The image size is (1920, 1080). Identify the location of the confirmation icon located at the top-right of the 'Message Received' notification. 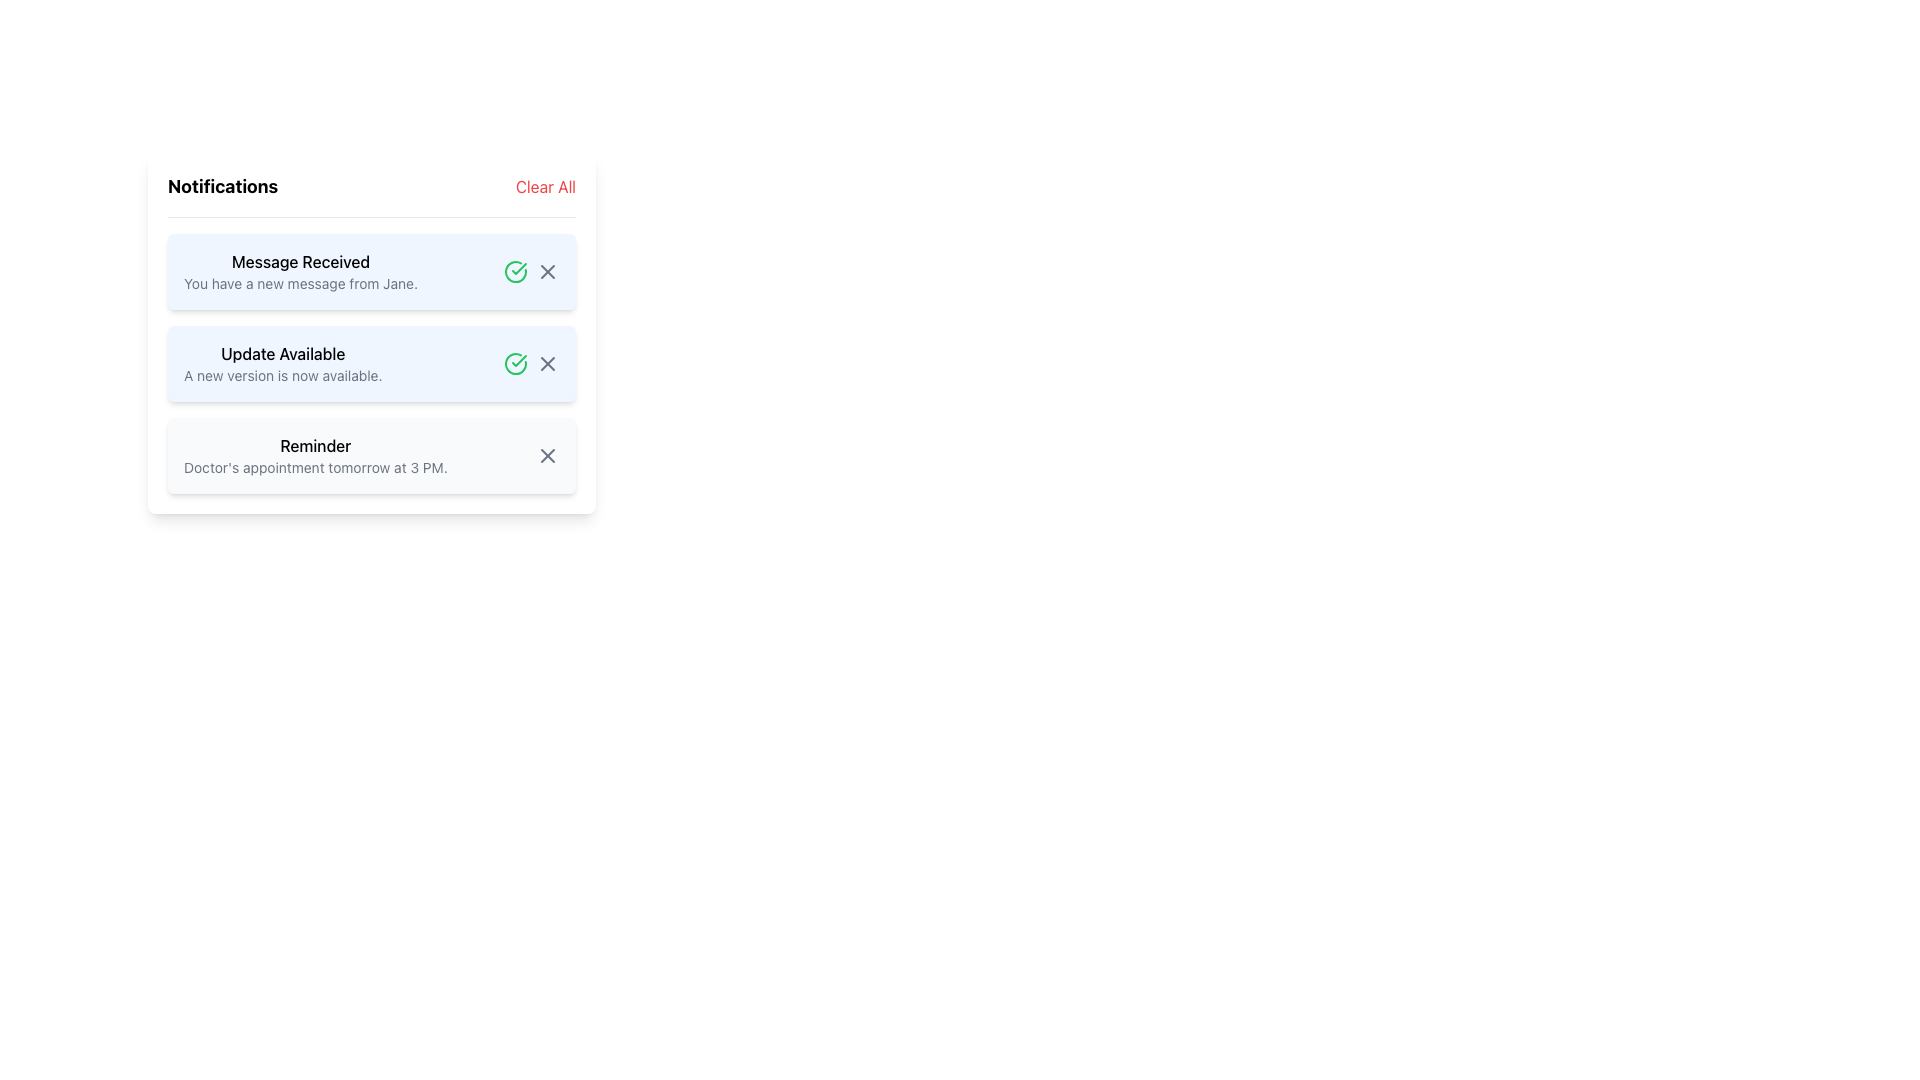
(515, 363).